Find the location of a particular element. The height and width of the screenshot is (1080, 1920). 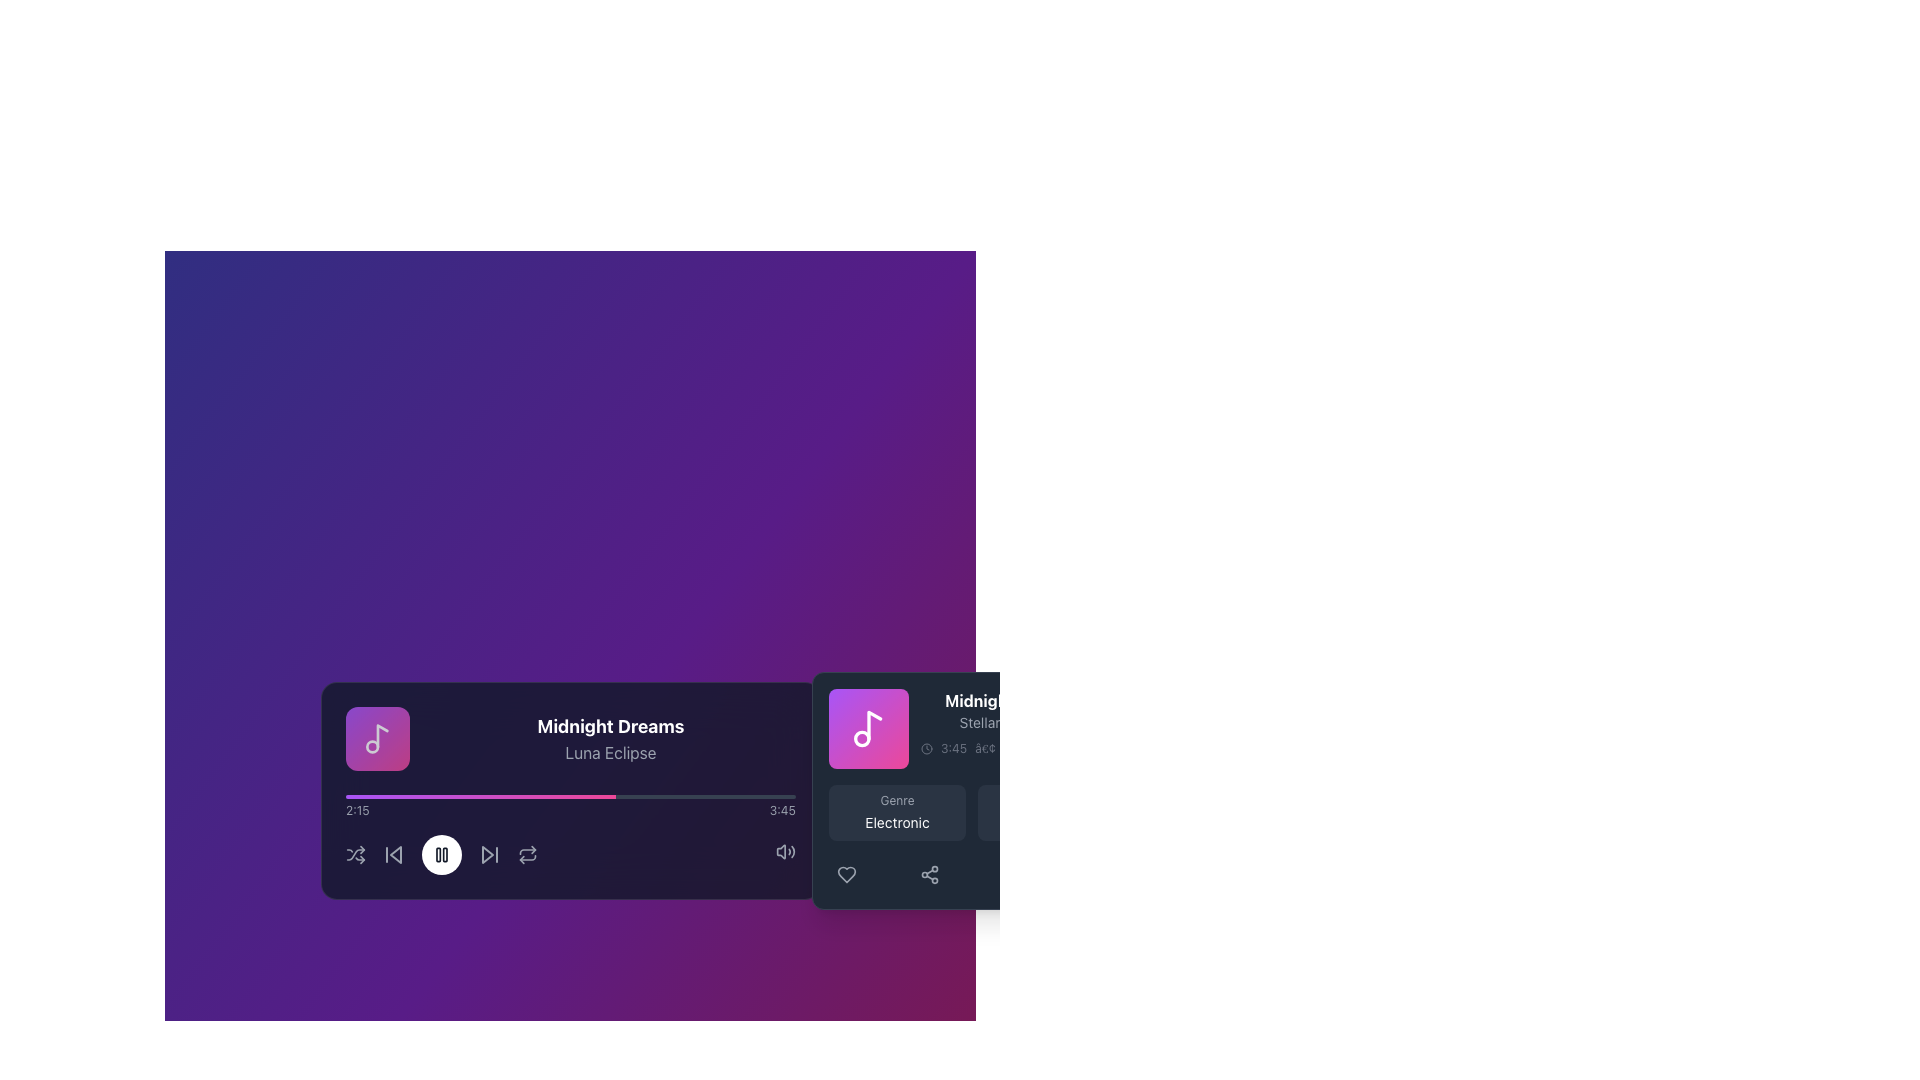

the buttons within the Control panel bar, which is centrally located at the lower part of the main music player interface is located at coordinates (569, 855).